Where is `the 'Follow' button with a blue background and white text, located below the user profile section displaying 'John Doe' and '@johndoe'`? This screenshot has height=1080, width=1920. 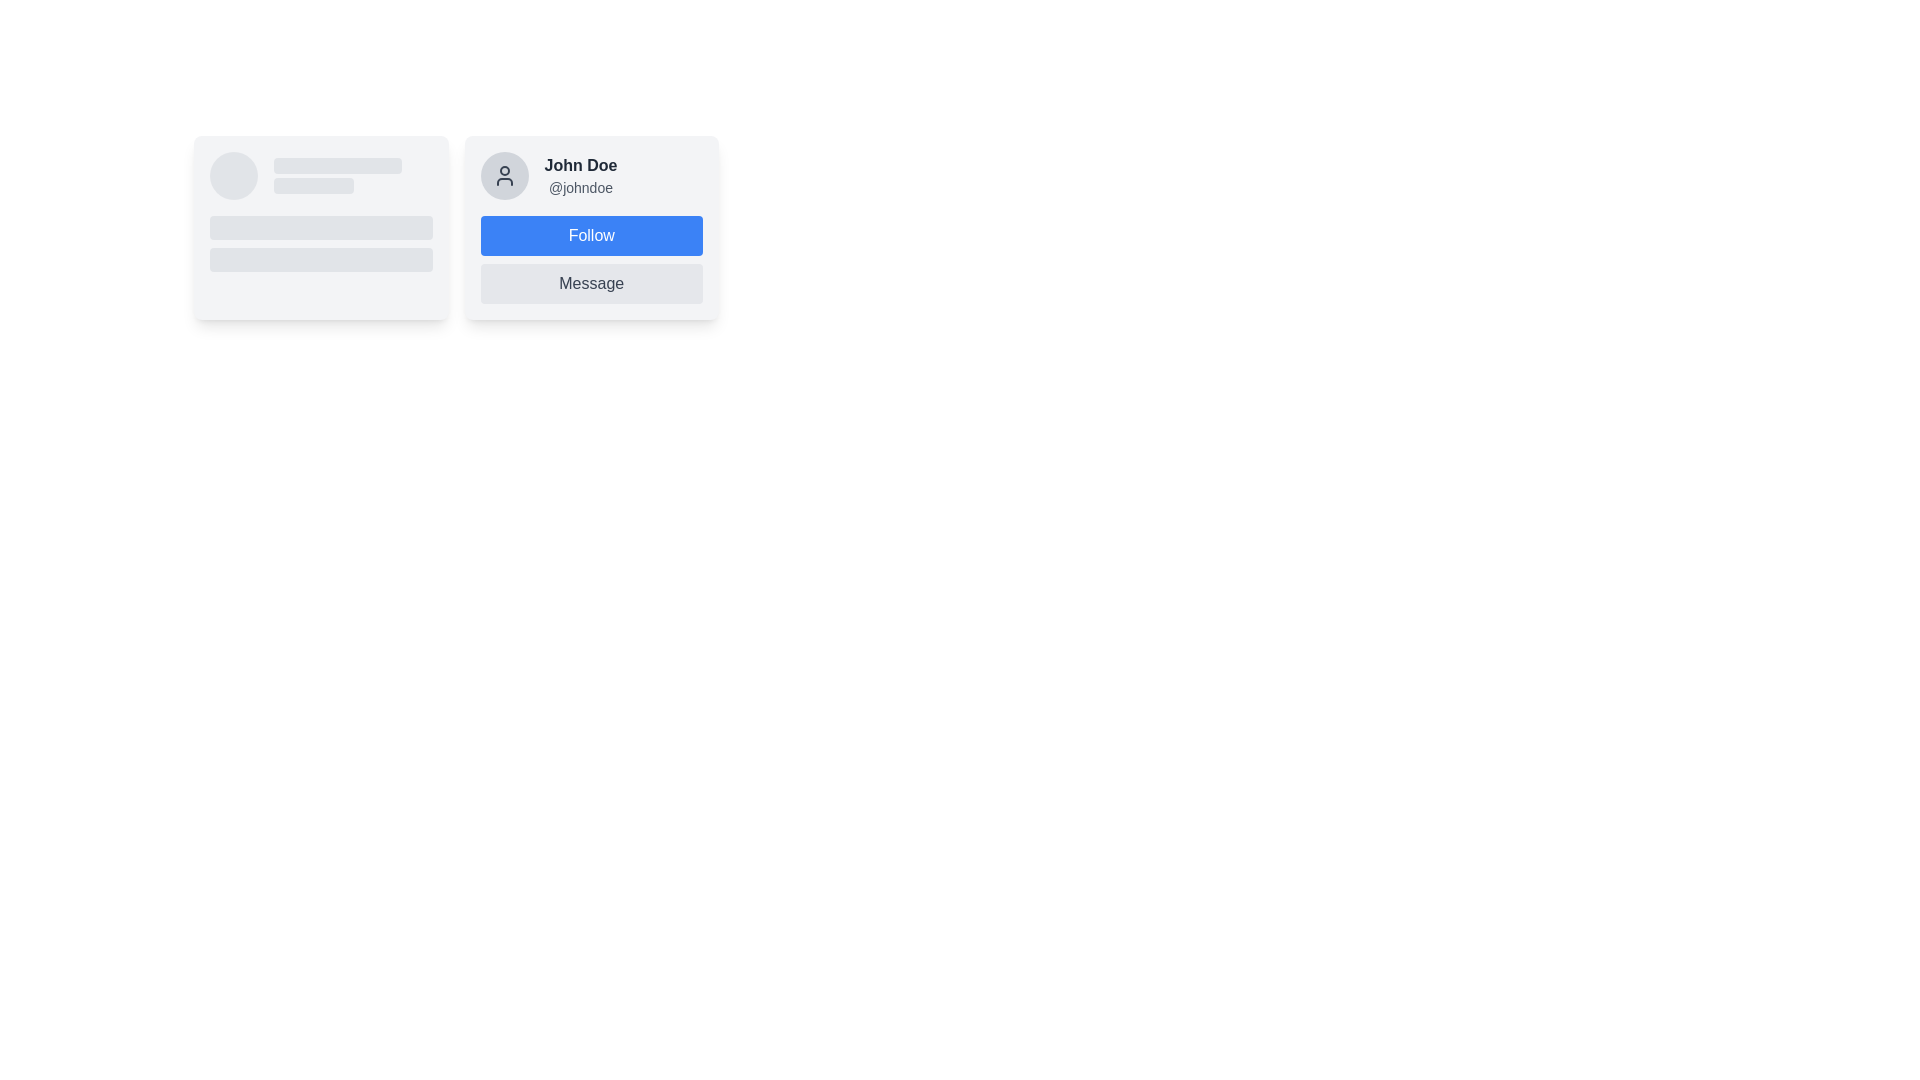
the 'Follow' button with a blue background and white text, located below the user profile section displaying 'John Doe' and '@johndoe' is located at coordinates (590, 226).